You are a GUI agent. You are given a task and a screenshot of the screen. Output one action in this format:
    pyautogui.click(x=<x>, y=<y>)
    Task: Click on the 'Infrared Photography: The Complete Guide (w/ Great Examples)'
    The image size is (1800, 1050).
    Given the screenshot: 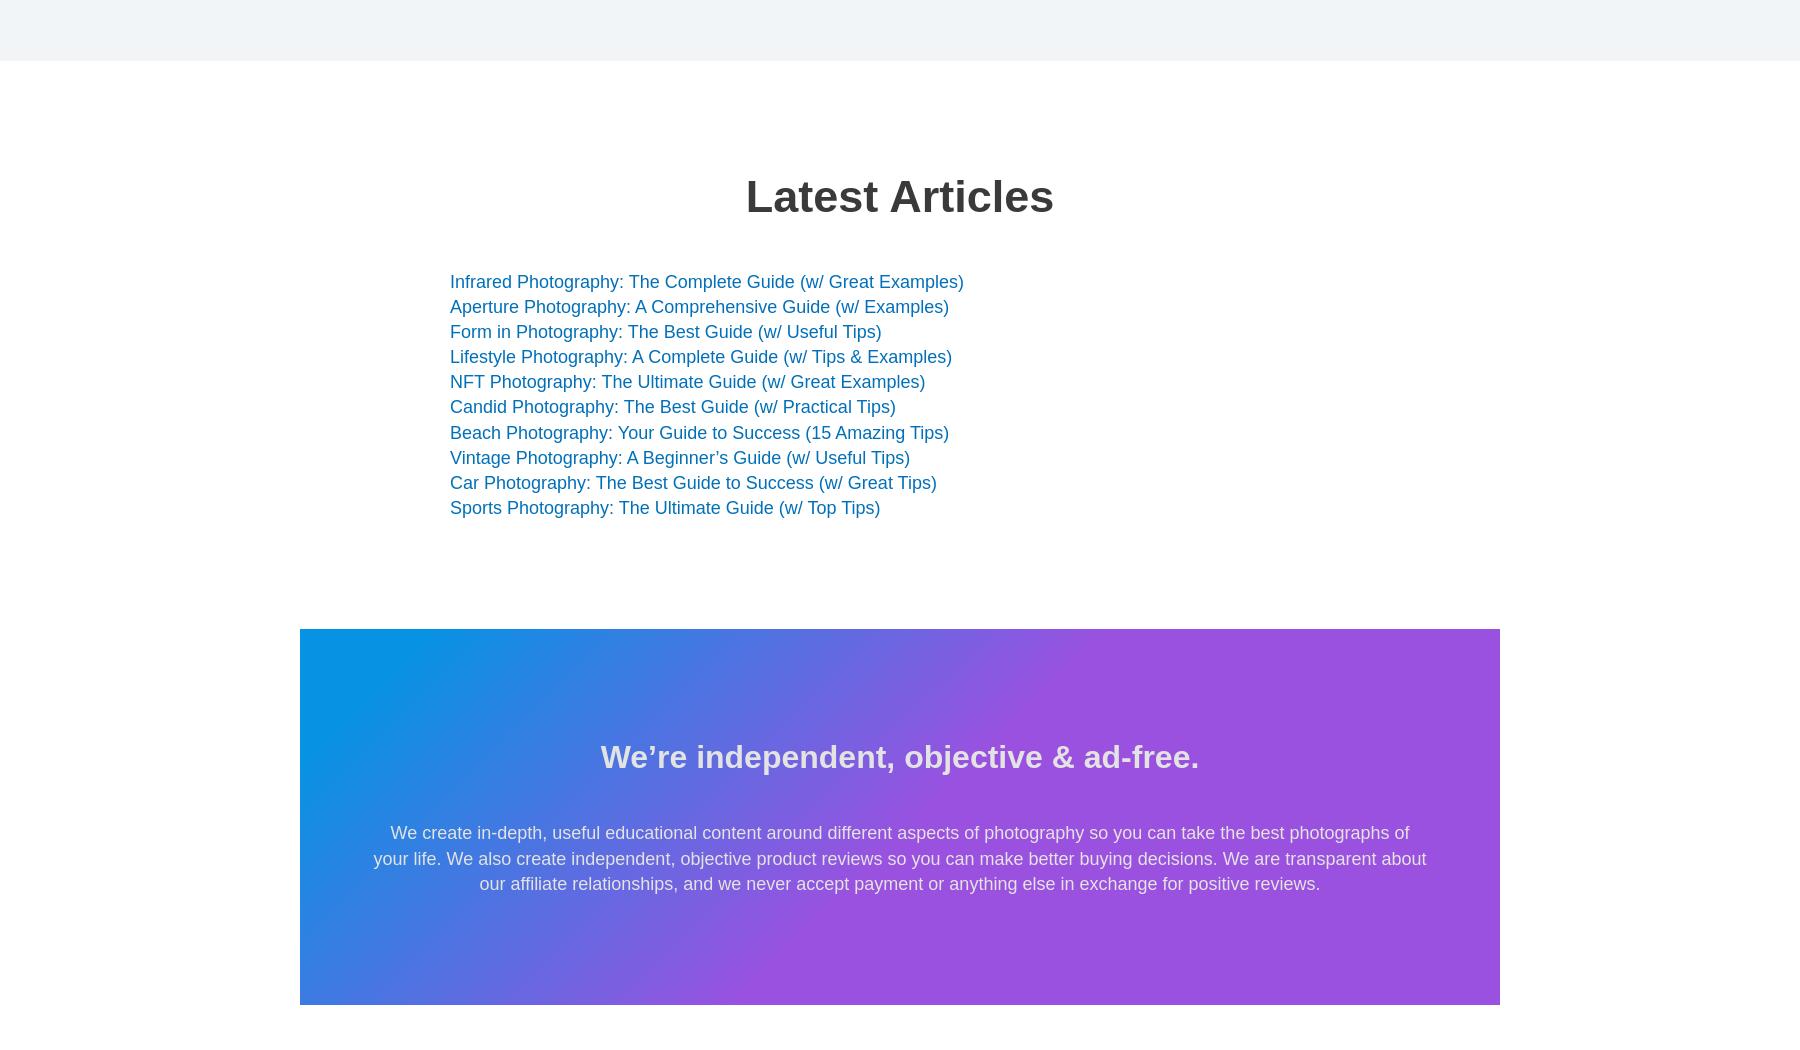 What is the action you would take?
    pyautogui.click(x=705, y=279)
    